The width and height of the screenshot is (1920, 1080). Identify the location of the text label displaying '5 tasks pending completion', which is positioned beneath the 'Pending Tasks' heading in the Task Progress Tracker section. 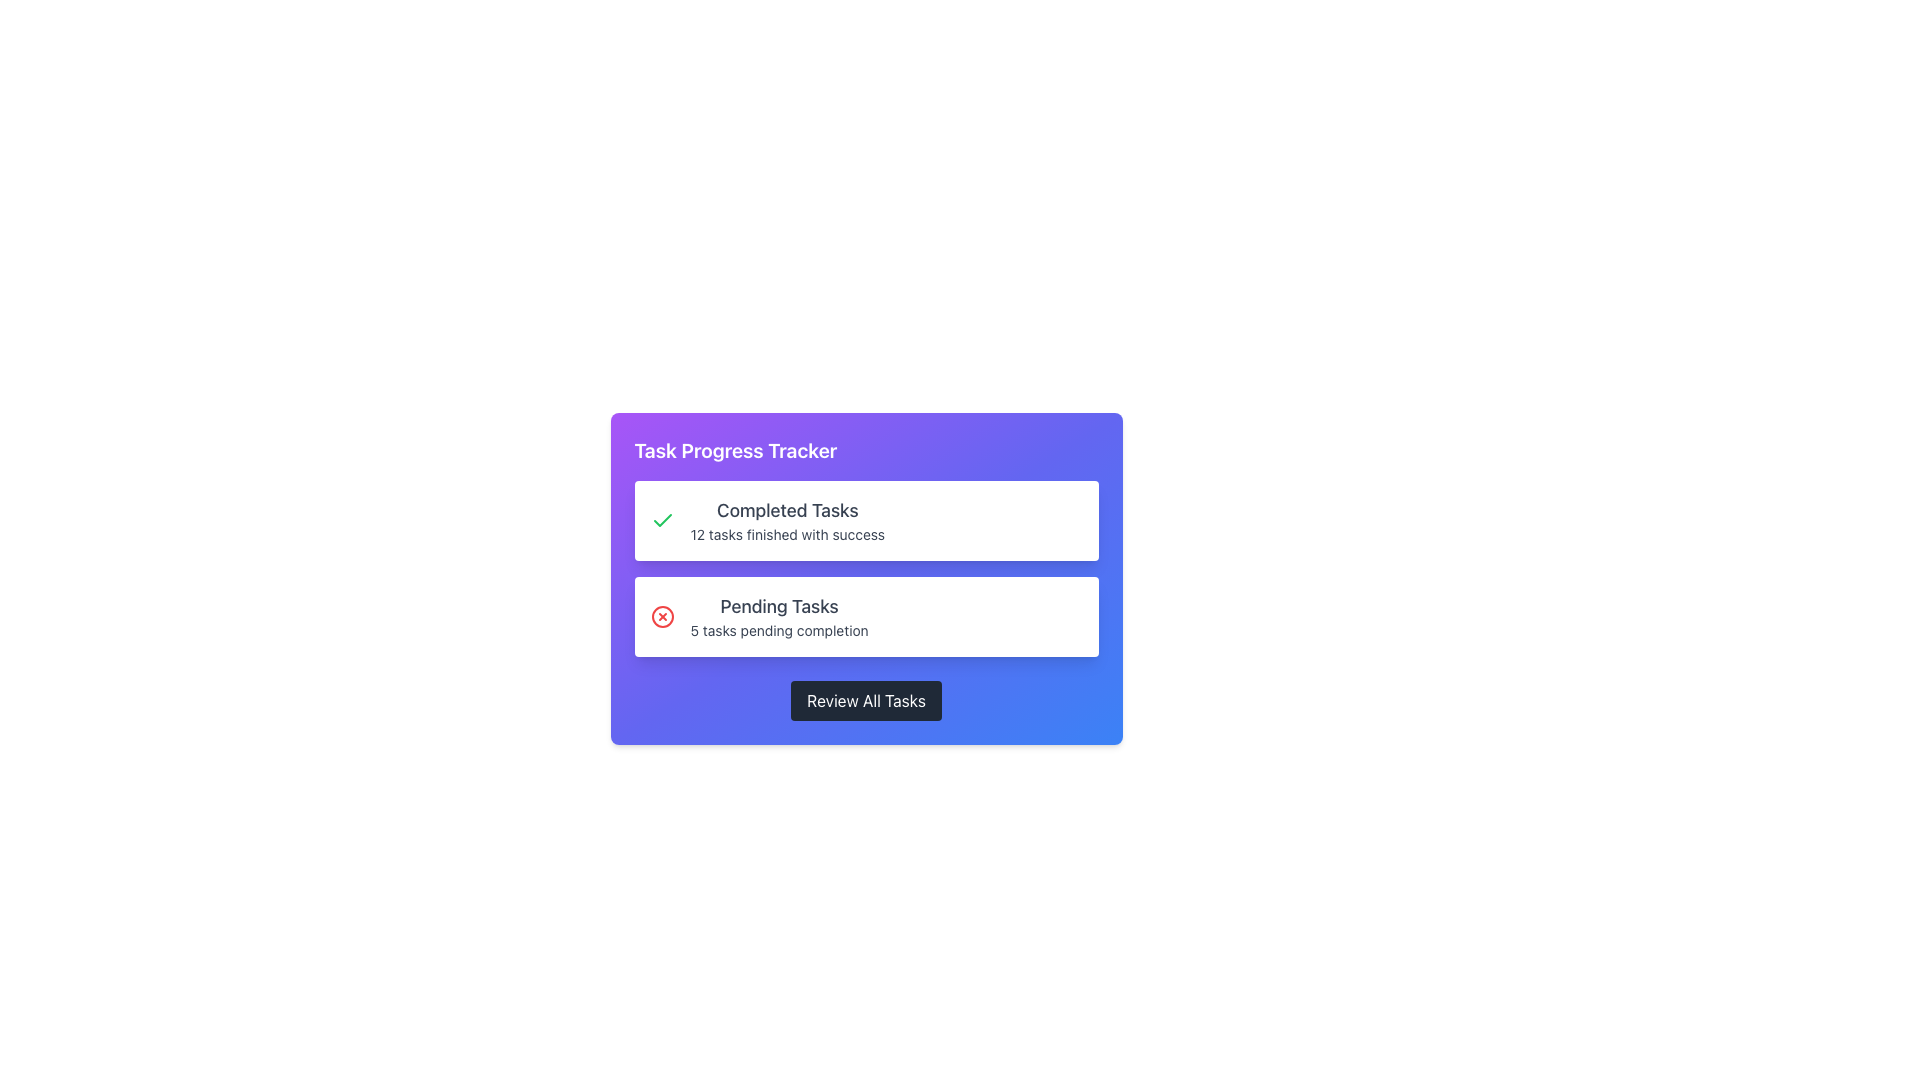
(778, 631).